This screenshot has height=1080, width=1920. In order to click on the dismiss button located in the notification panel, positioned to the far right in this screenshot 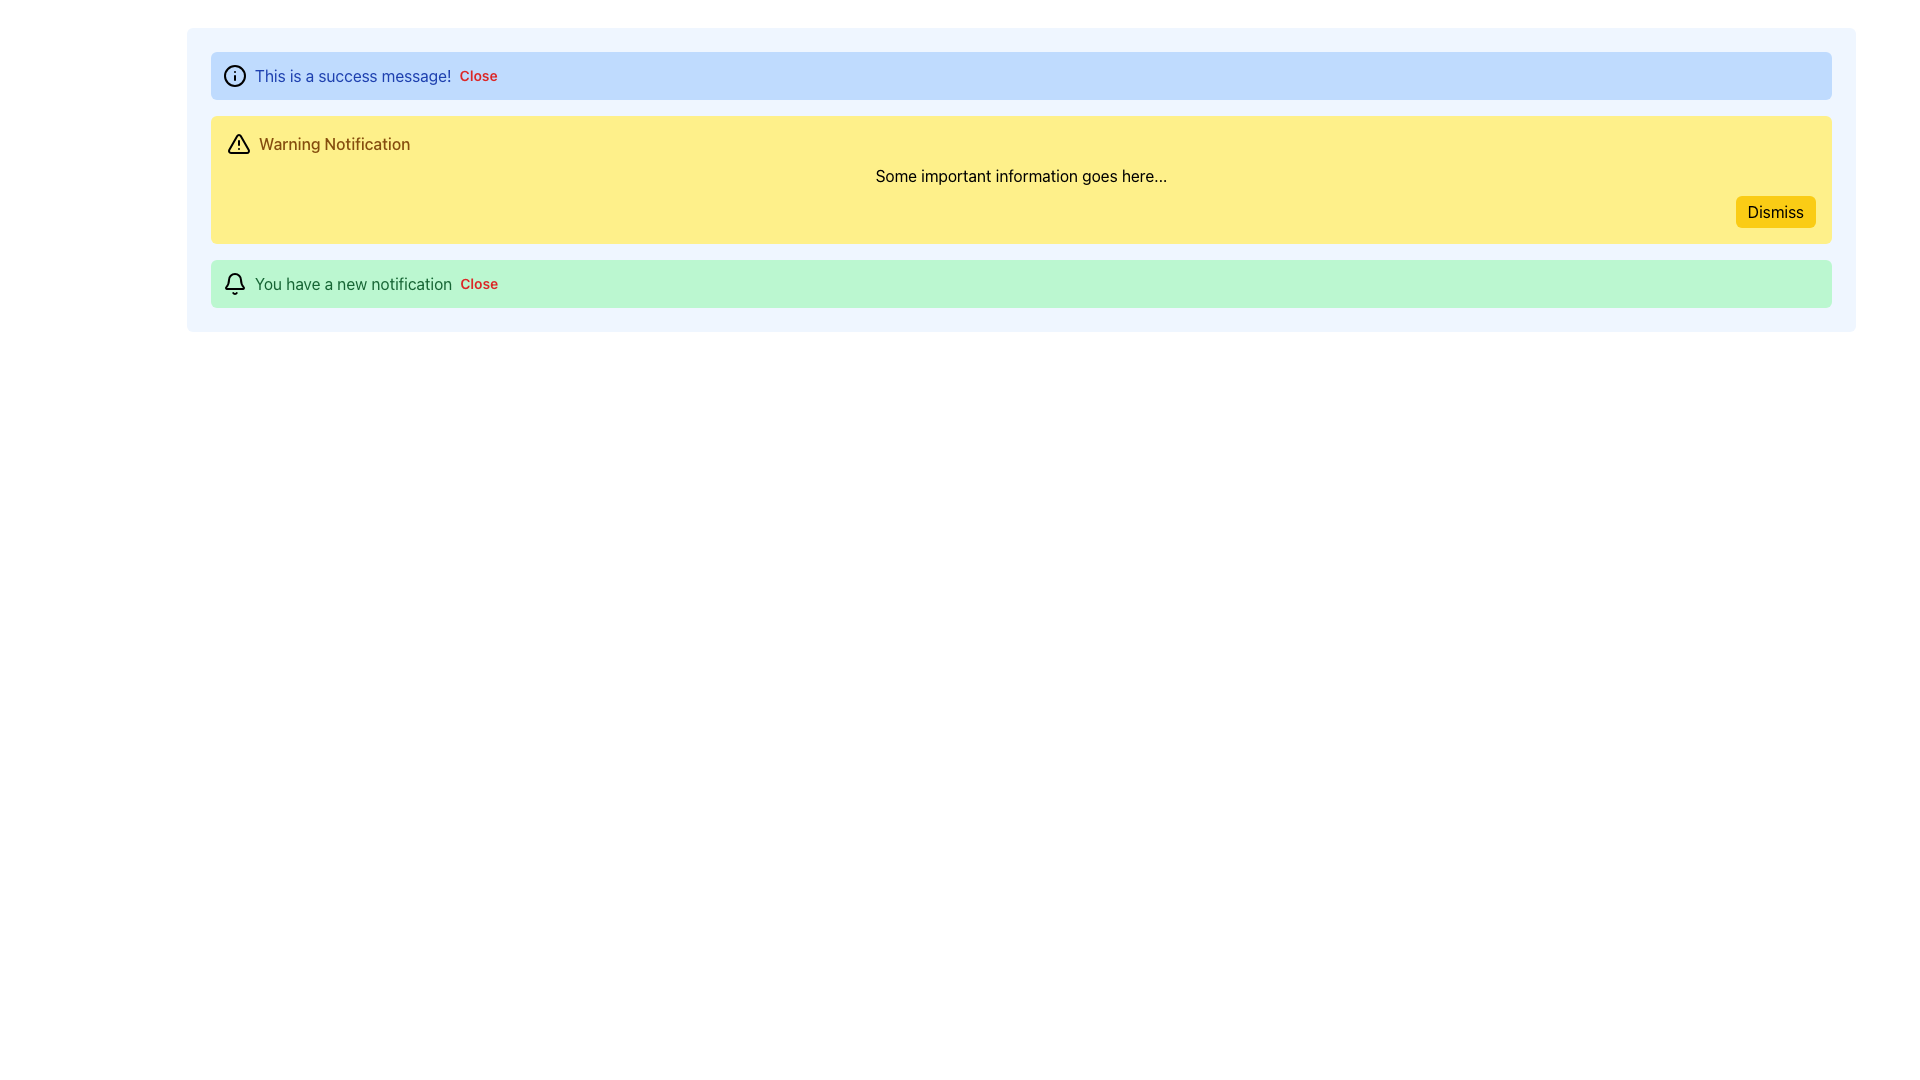, I will do `click(477, 75)`.